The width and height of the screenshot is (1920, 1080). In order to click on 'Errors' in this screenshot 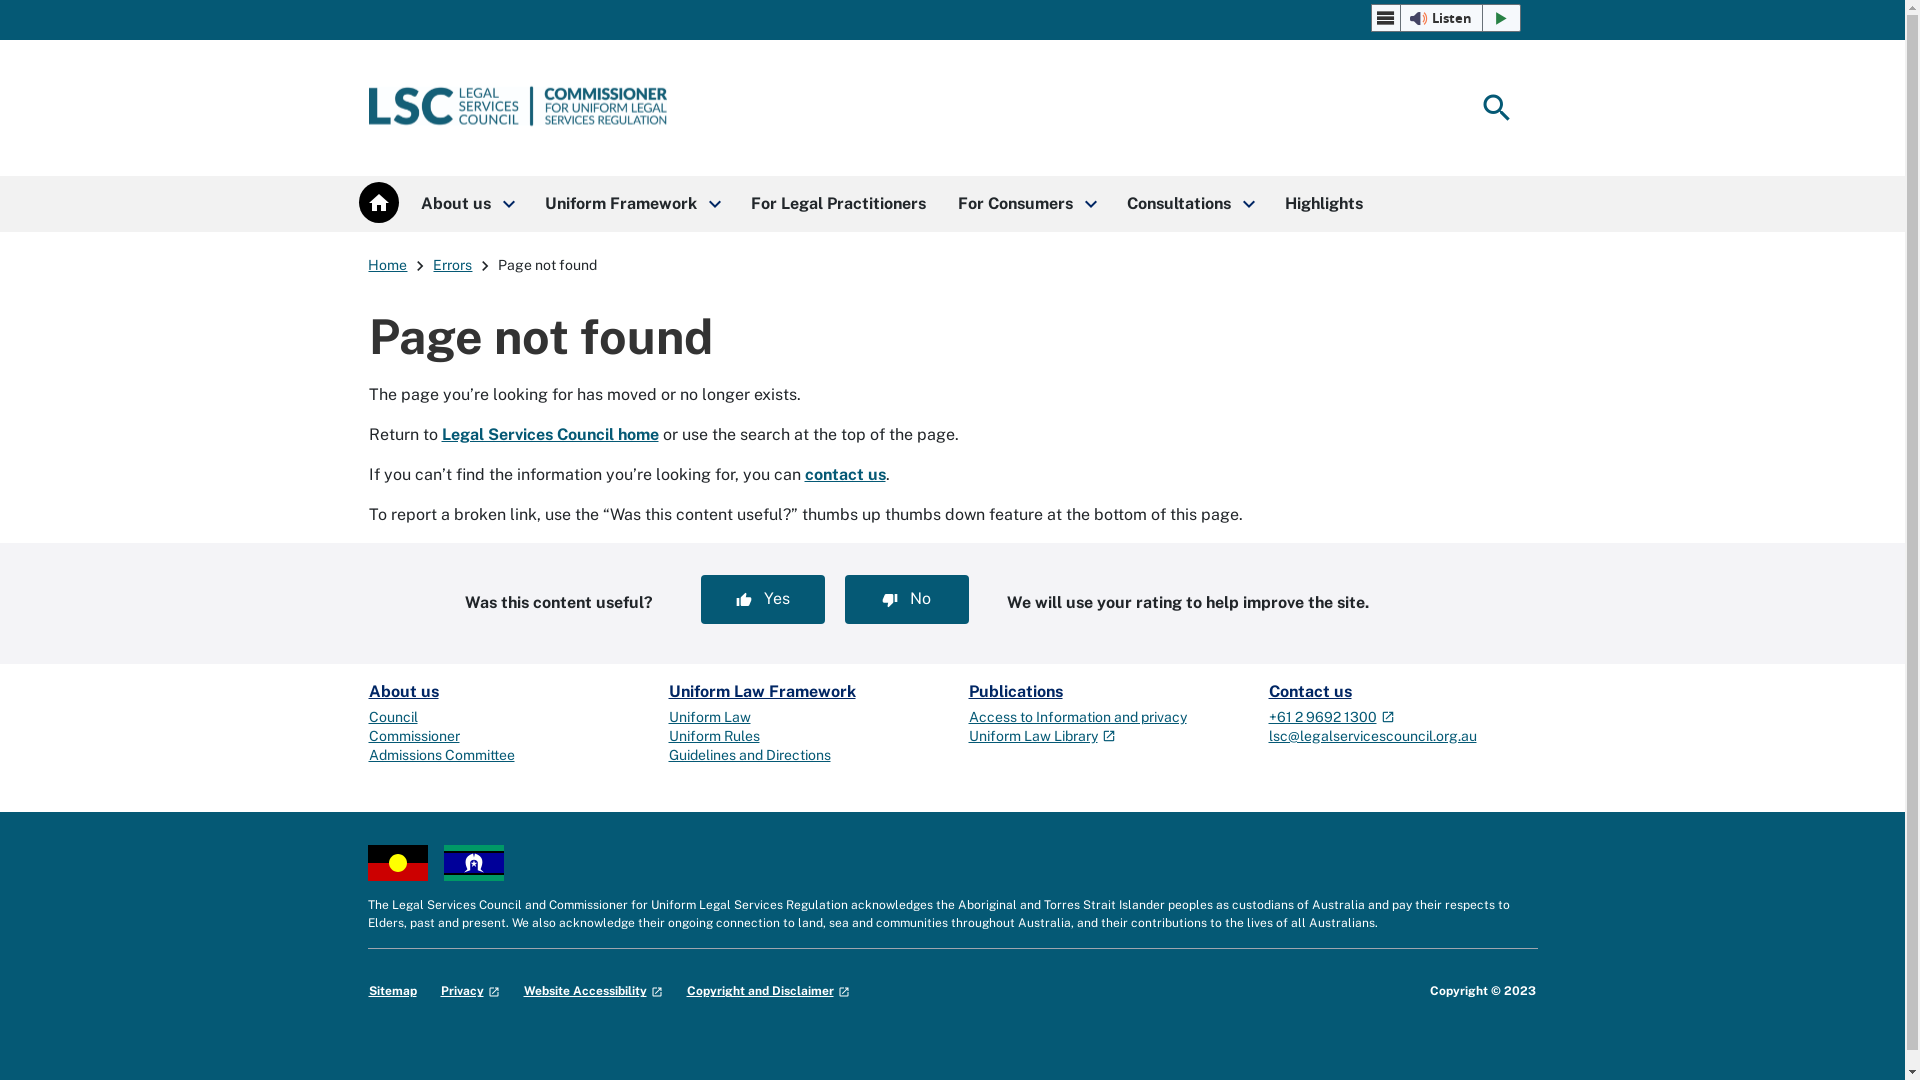, I will do `click(451, 264)`.